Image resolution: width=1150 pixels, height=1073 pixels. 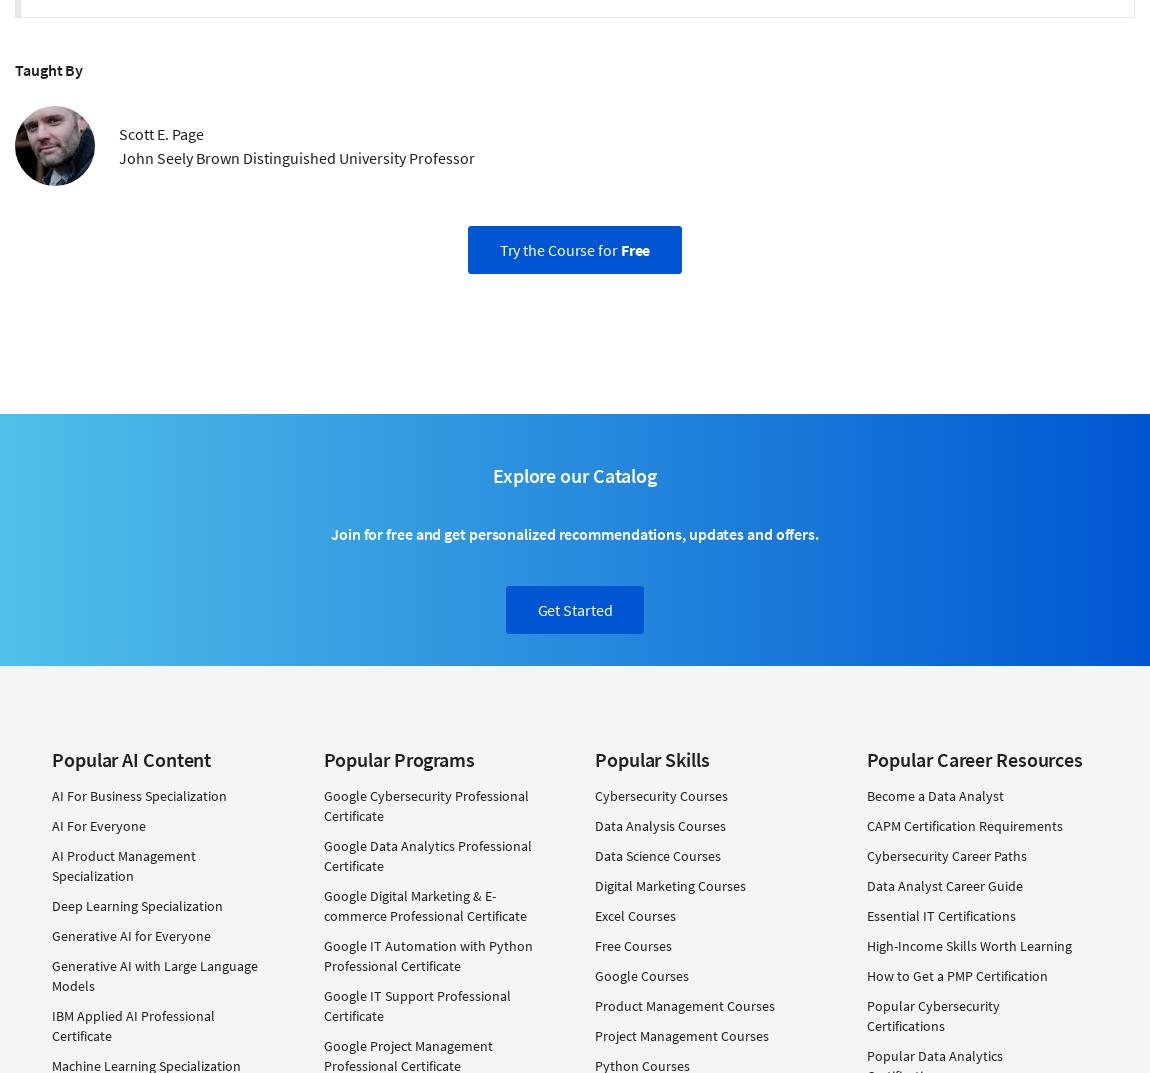 I want to click on 'CAPM Certification Requirements', so click(x=964, y=825).